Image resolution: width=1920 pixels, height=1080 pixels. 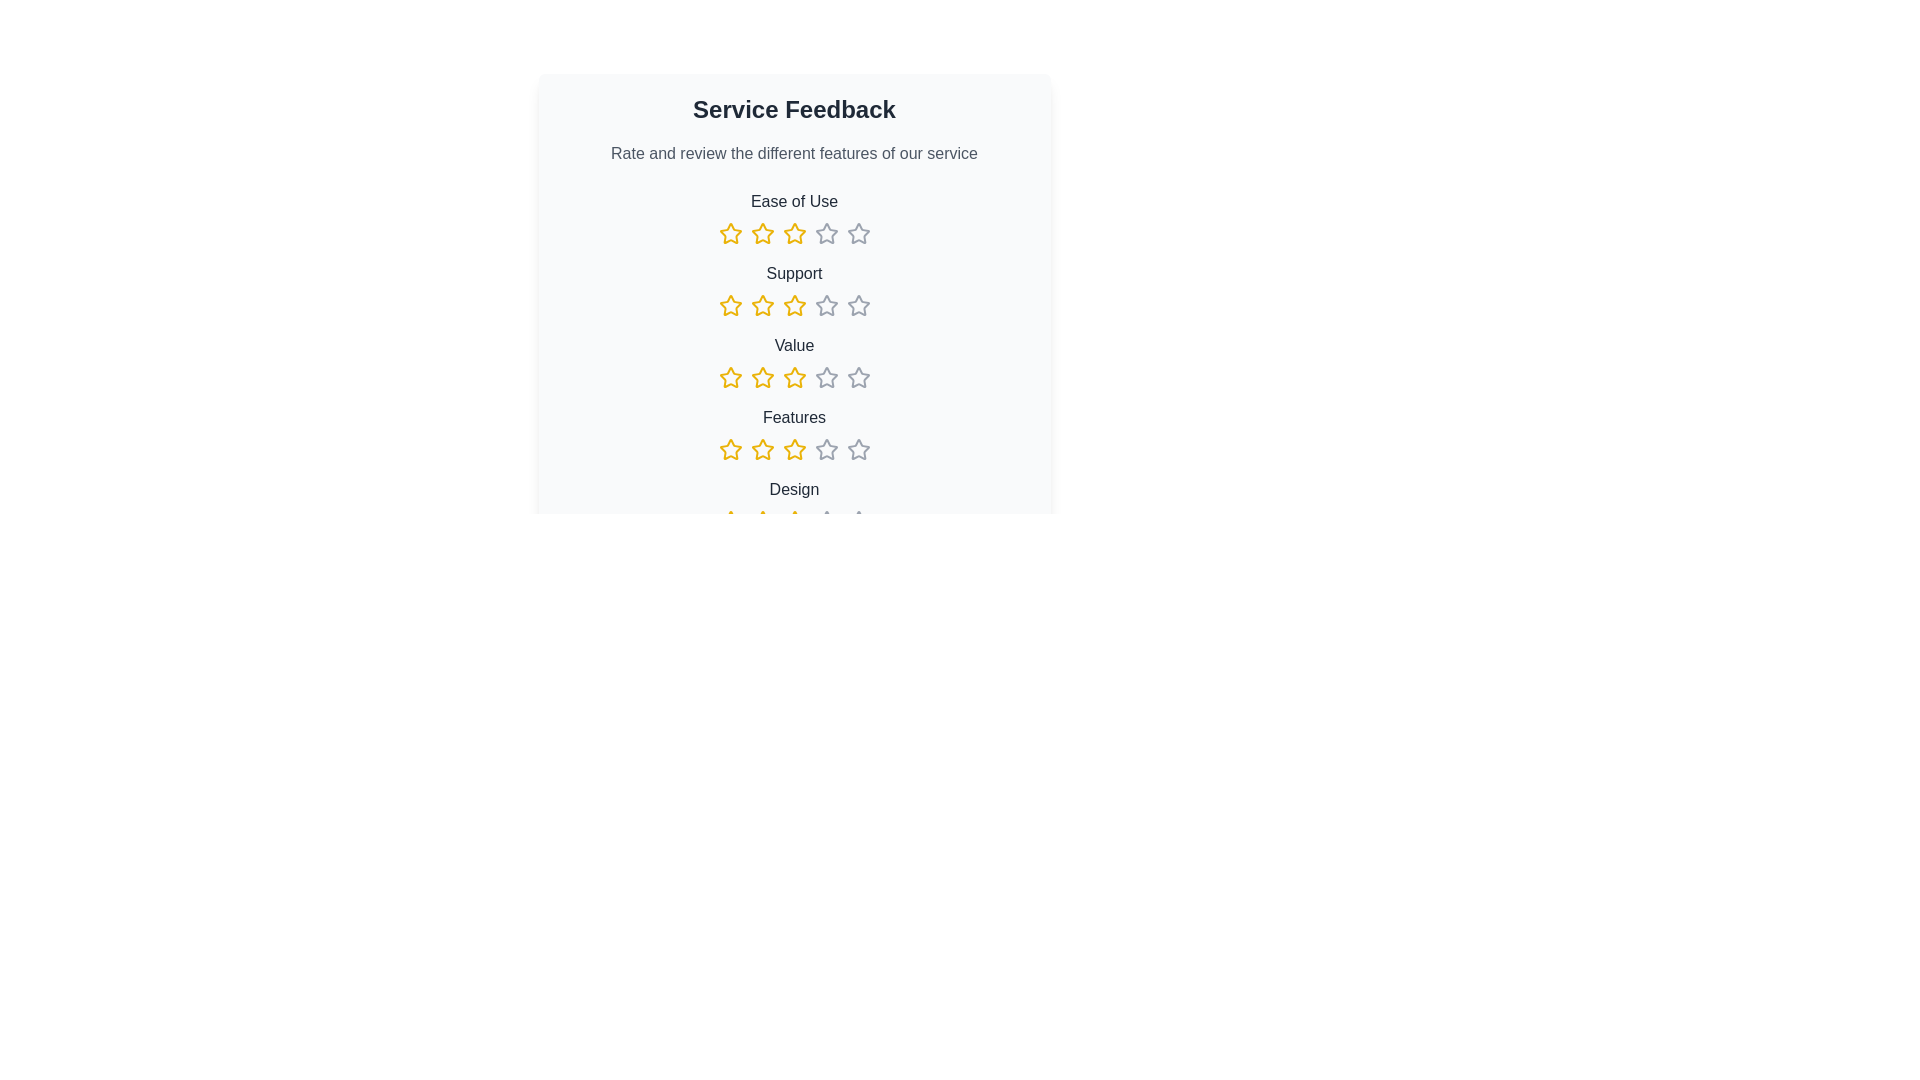 I want to click on the third star icon styled in yellow for ratings in the 'Features' category, so click(x=761, y=450).